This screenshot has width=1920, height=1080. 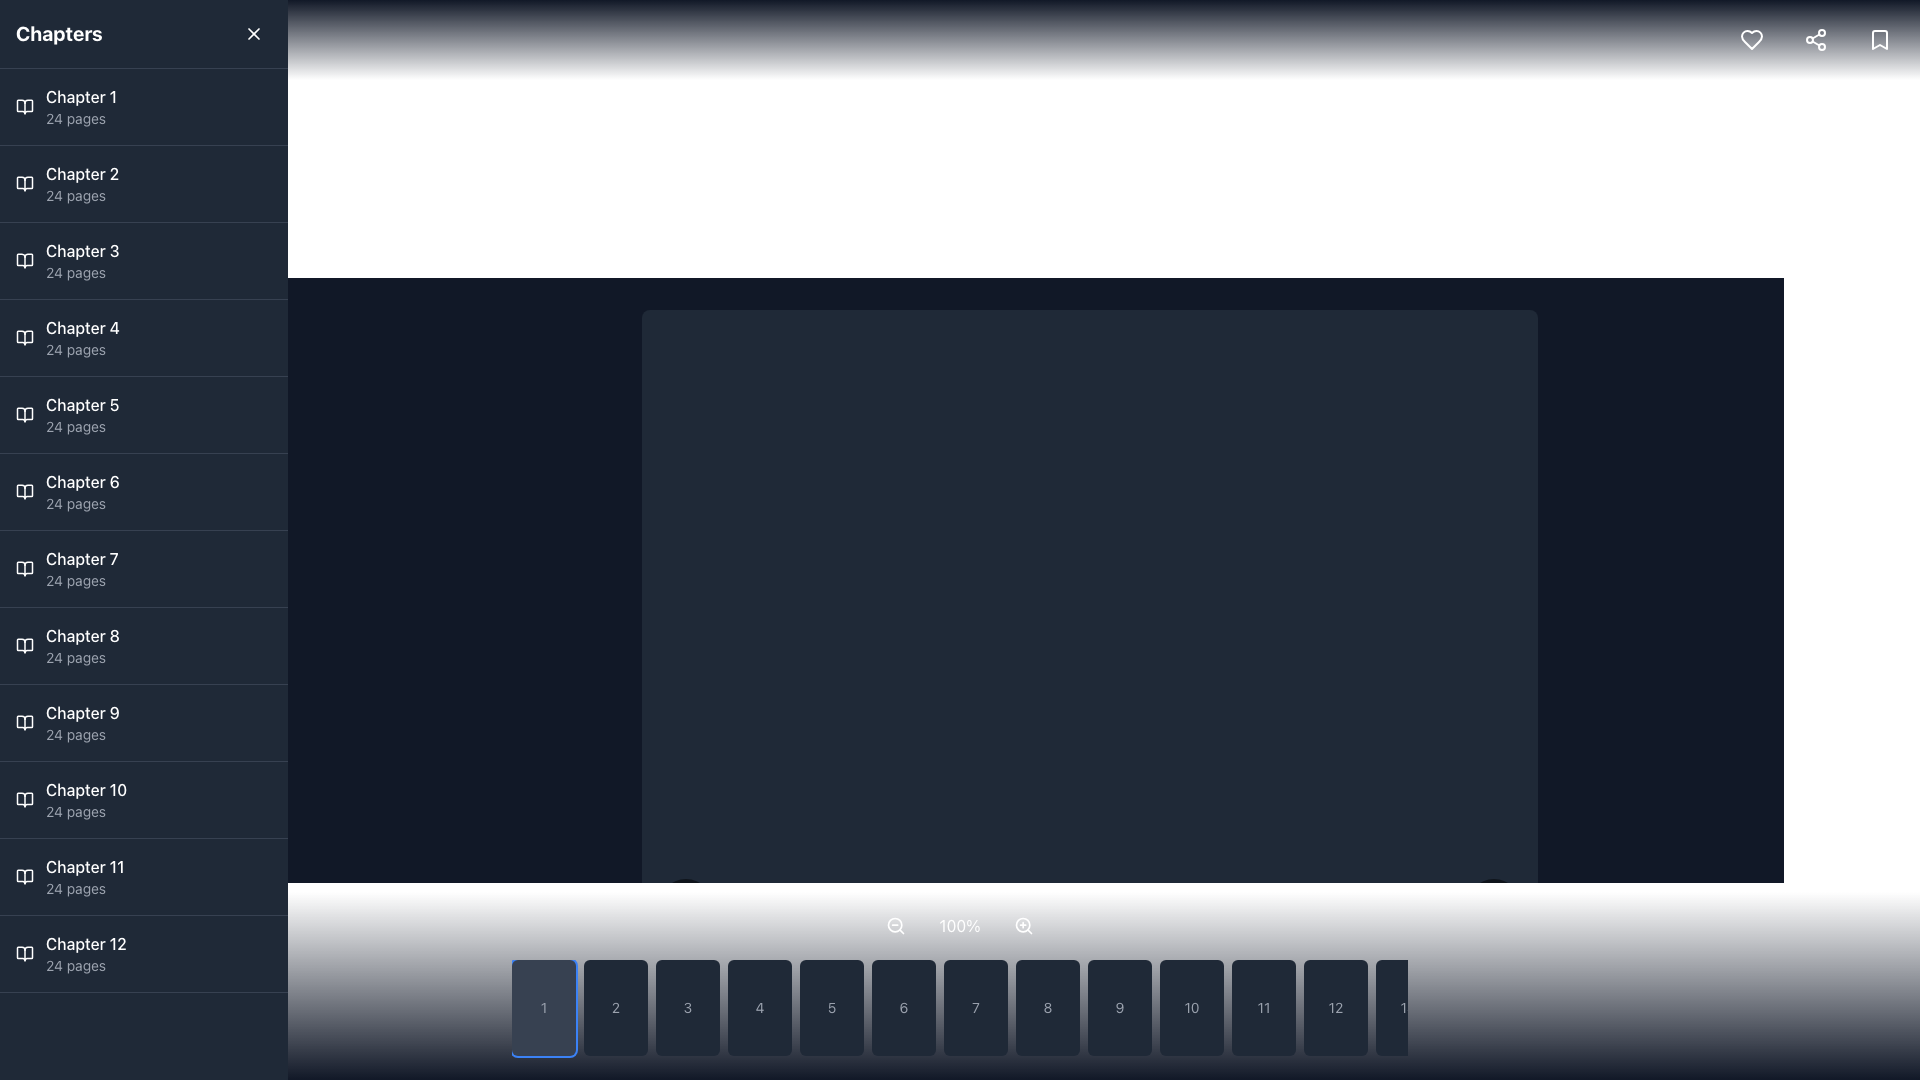 I want to click on the Icon depicting an open book, which is the first item in the vertical list next to 'Chapter 1', so click(x=24, y=107).